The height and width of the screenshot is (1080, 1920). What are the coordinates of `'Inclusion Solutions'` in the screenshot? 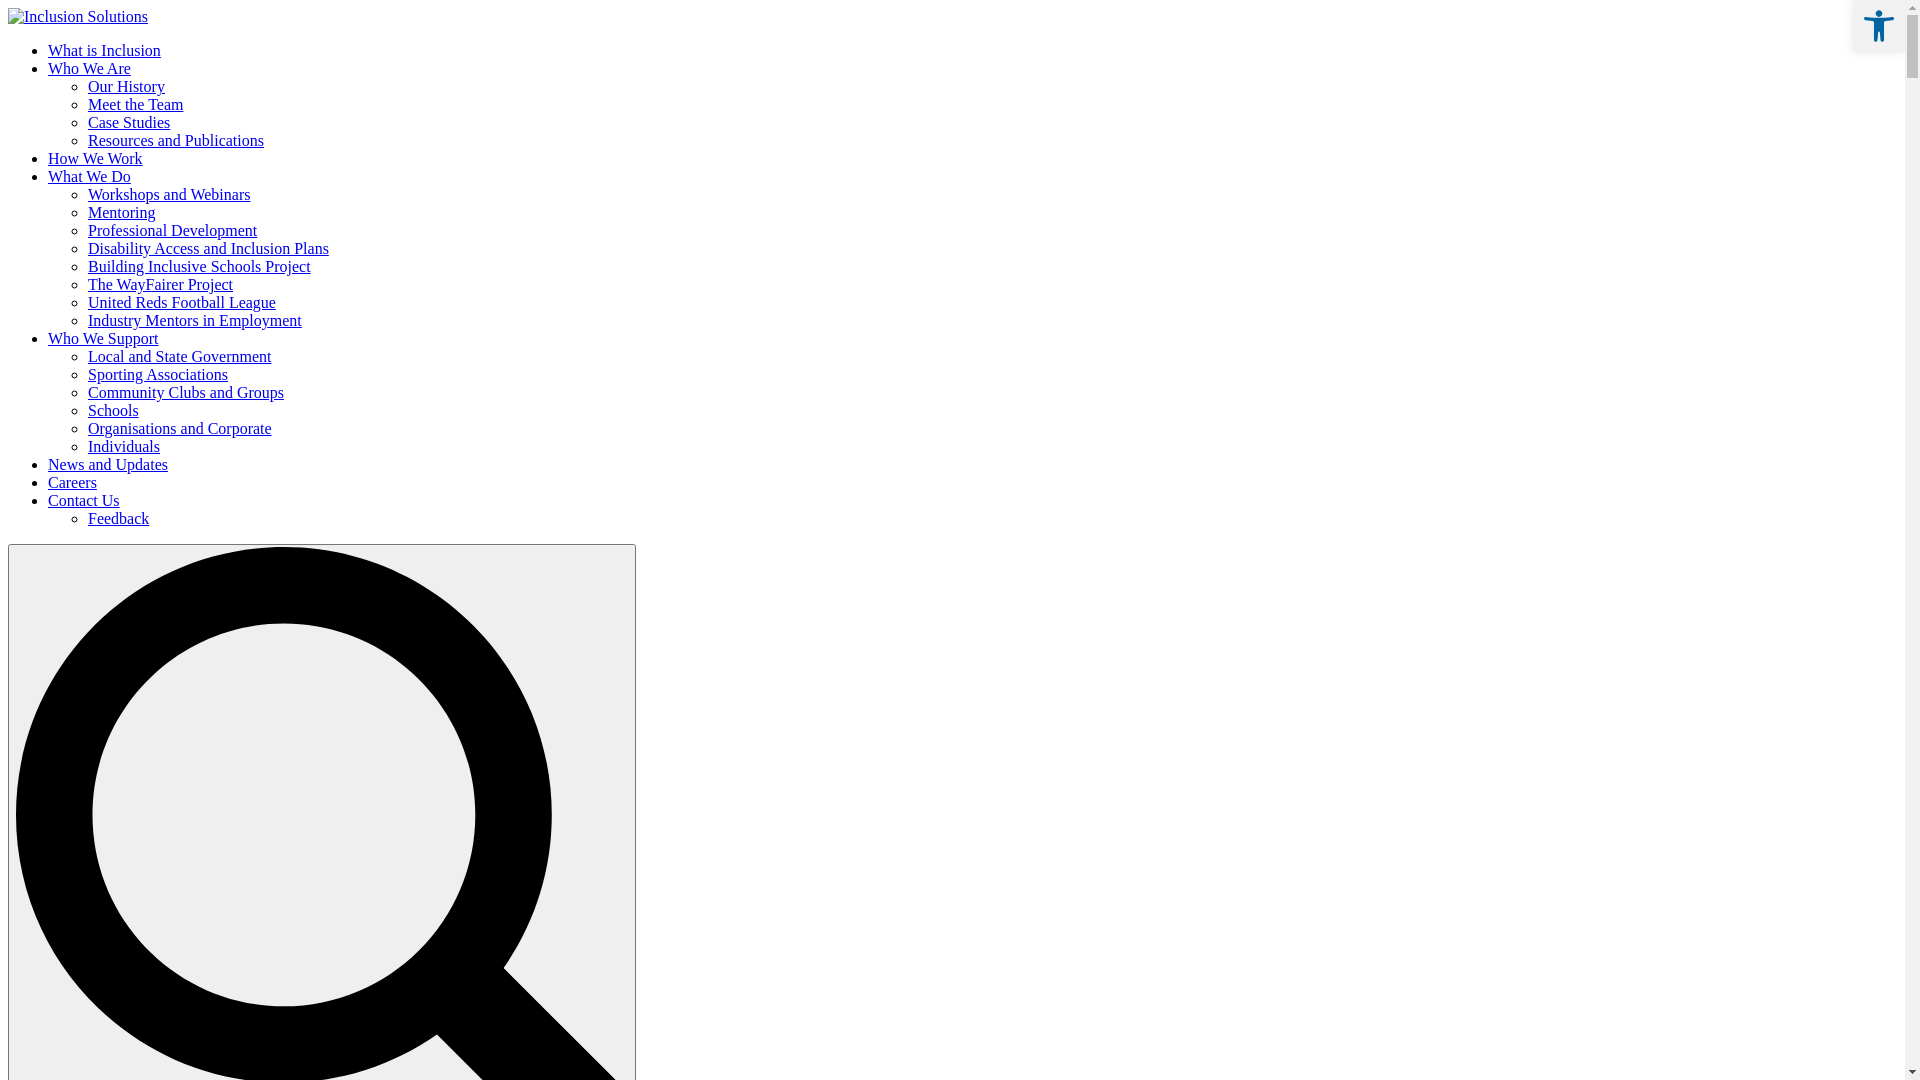 It's located at (8, 16).